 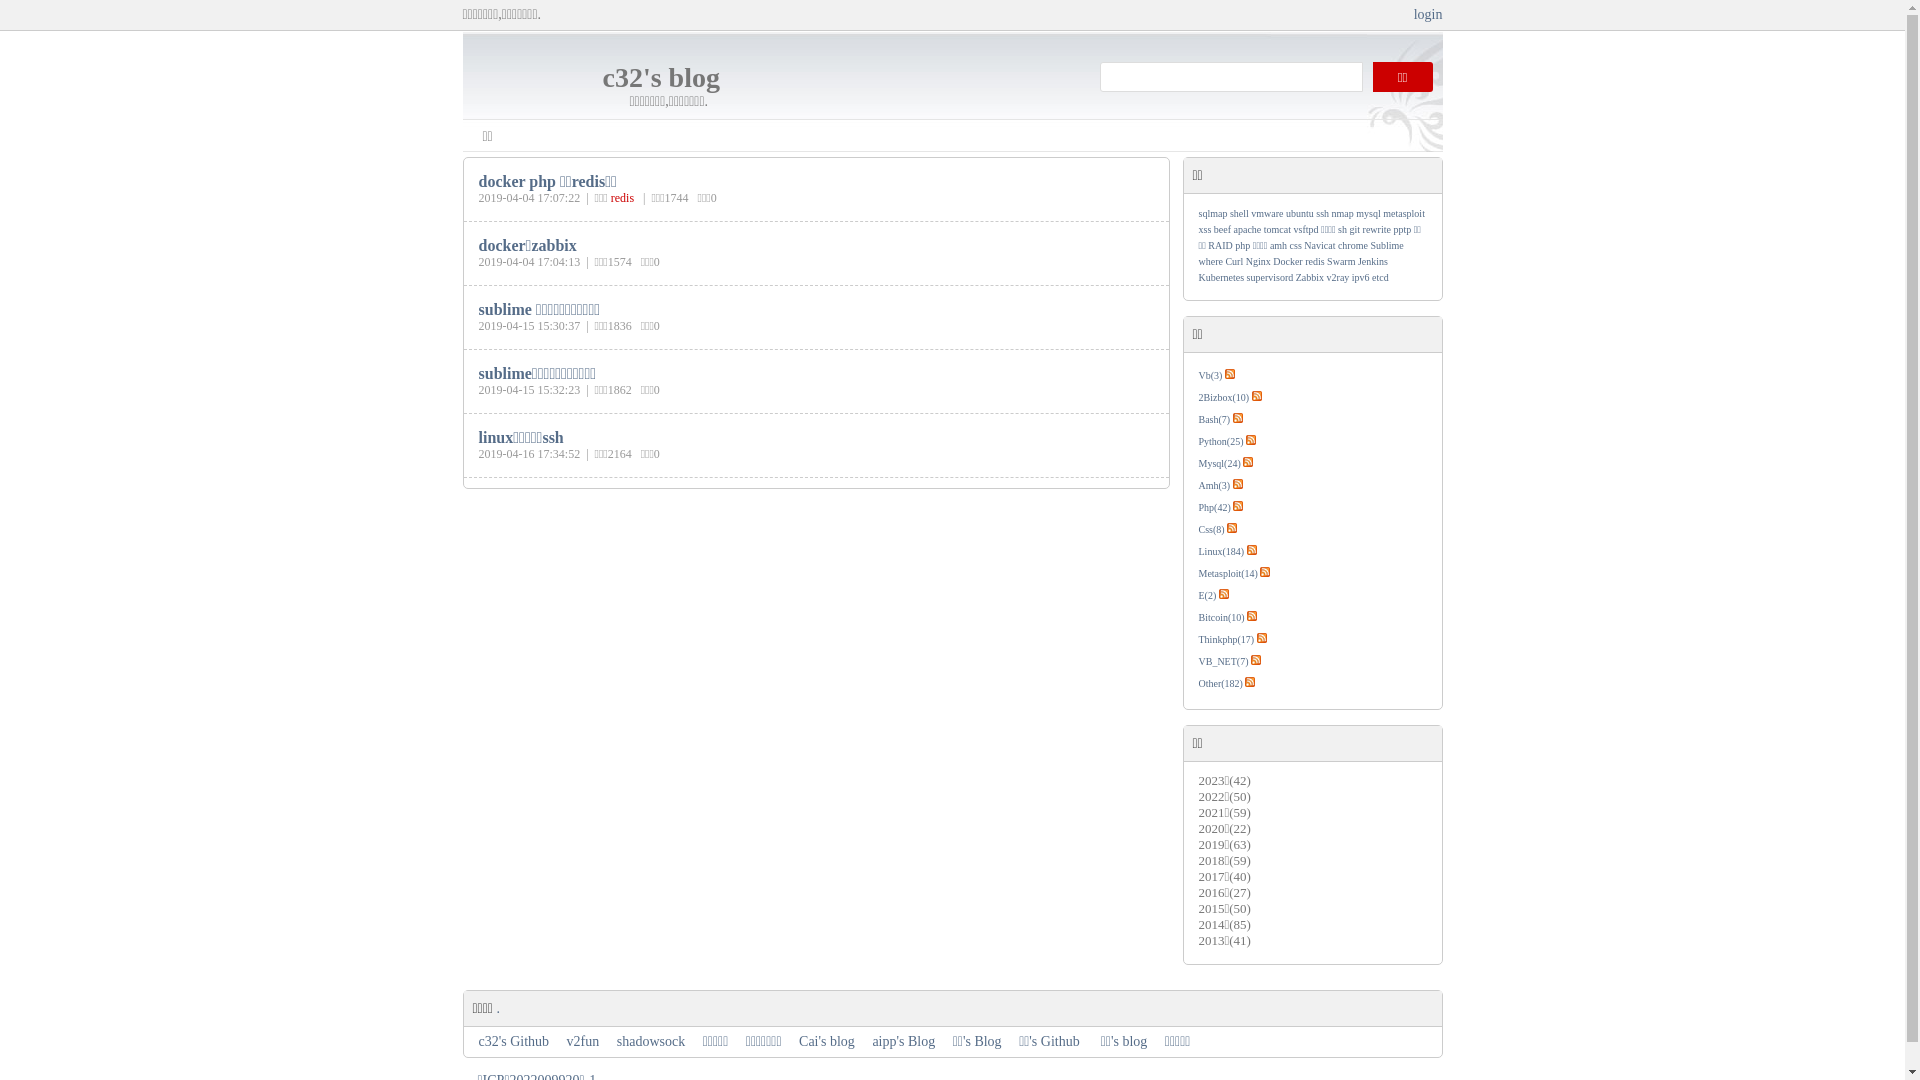 What do you see at coordinates (1205, 594) in the screenshot?
I see `'E(2)'` at bounding box center [1205, 594].